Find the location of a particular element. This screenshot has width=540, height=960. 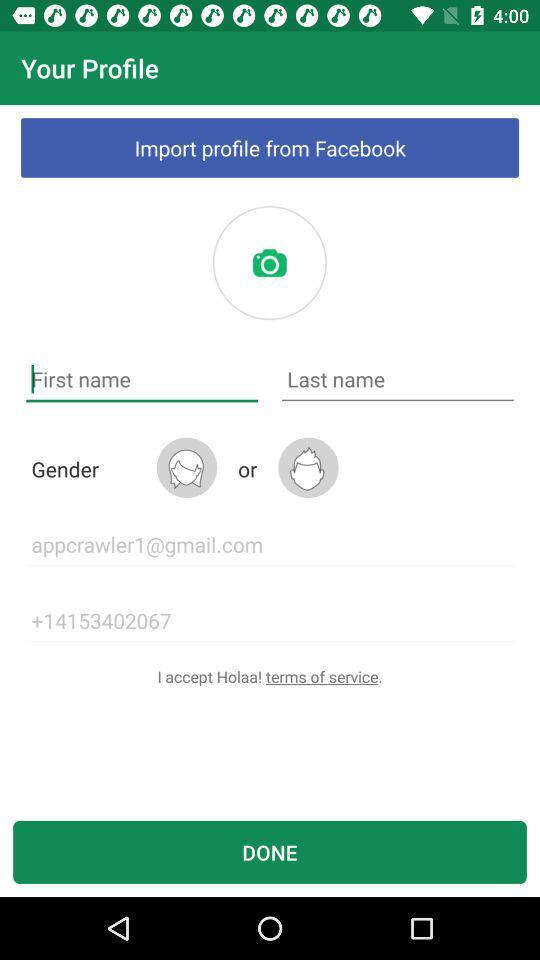

the item next to the or is located at coordinates (186, 467).